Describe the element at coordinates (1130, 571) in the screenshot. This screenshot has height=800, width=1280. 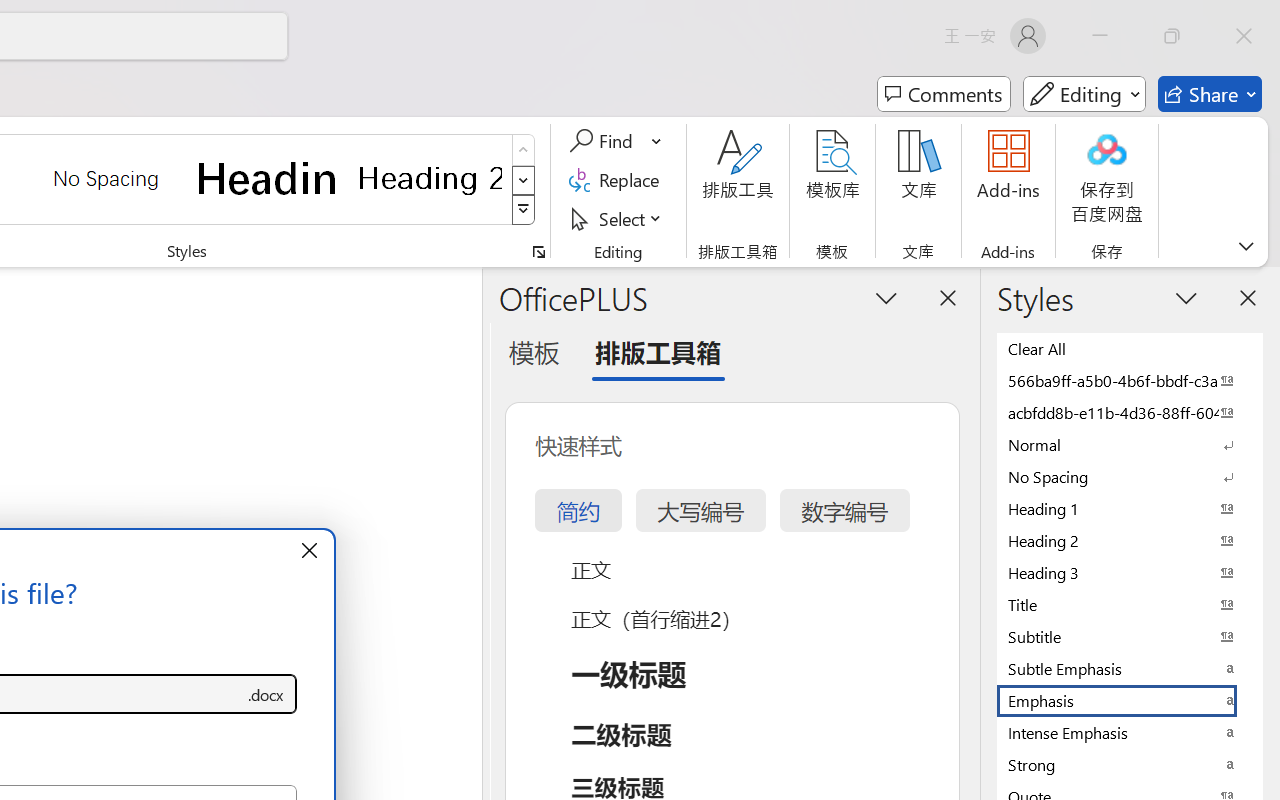
I see `'Heading 3'` at that location.